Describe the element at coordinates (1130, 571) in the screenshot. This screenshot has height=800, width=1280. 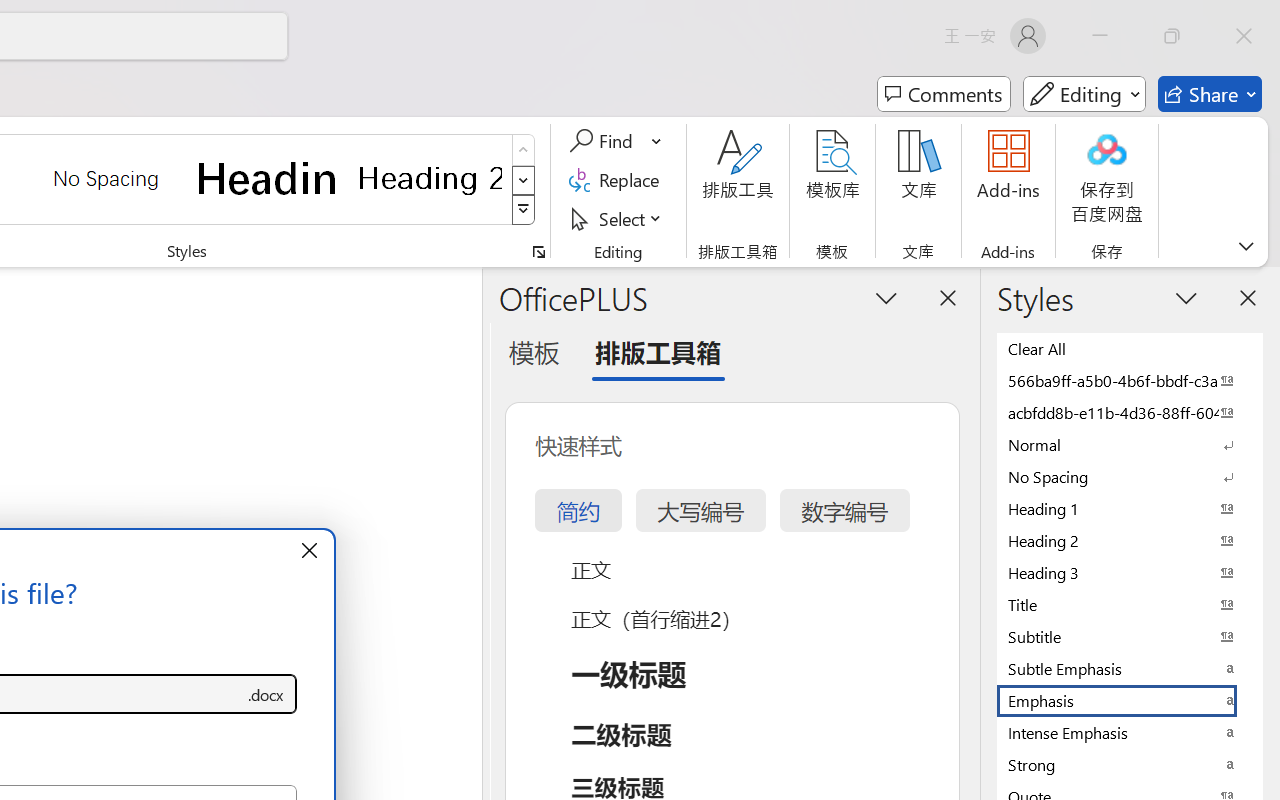
I see `'Heading 3'` at that location.